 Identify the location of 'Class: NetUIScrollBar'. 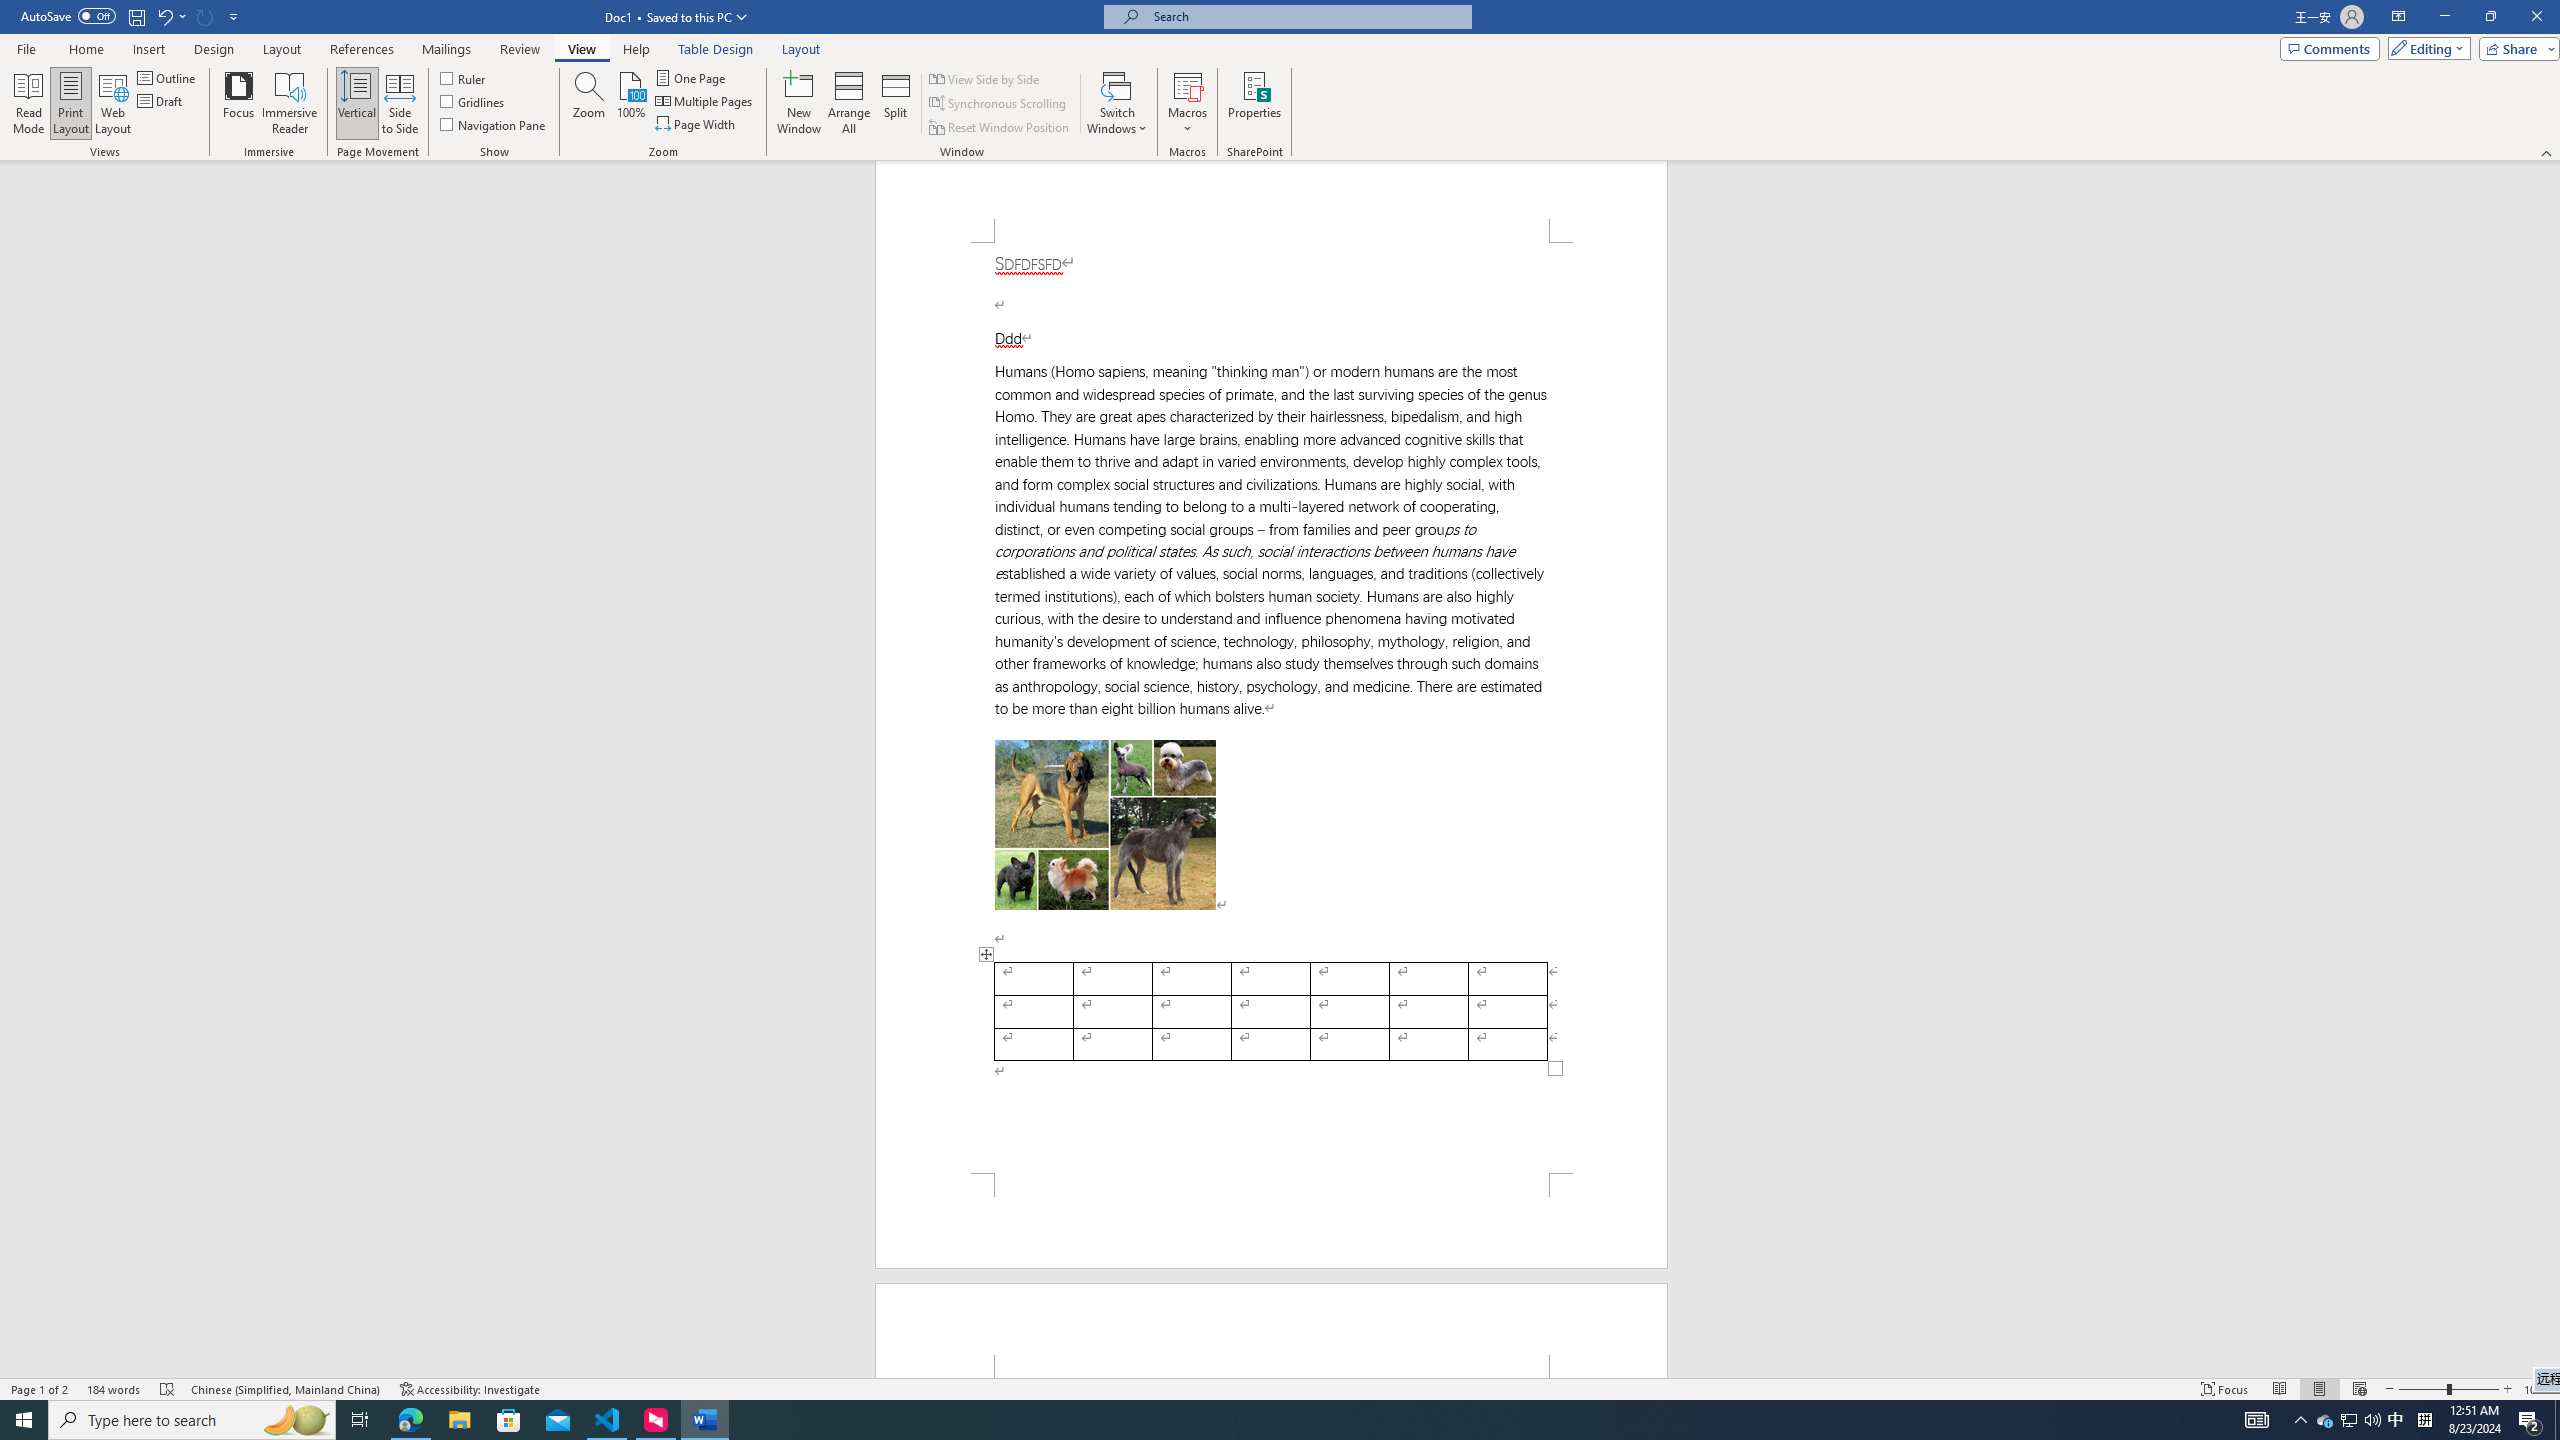
(2551, 769).